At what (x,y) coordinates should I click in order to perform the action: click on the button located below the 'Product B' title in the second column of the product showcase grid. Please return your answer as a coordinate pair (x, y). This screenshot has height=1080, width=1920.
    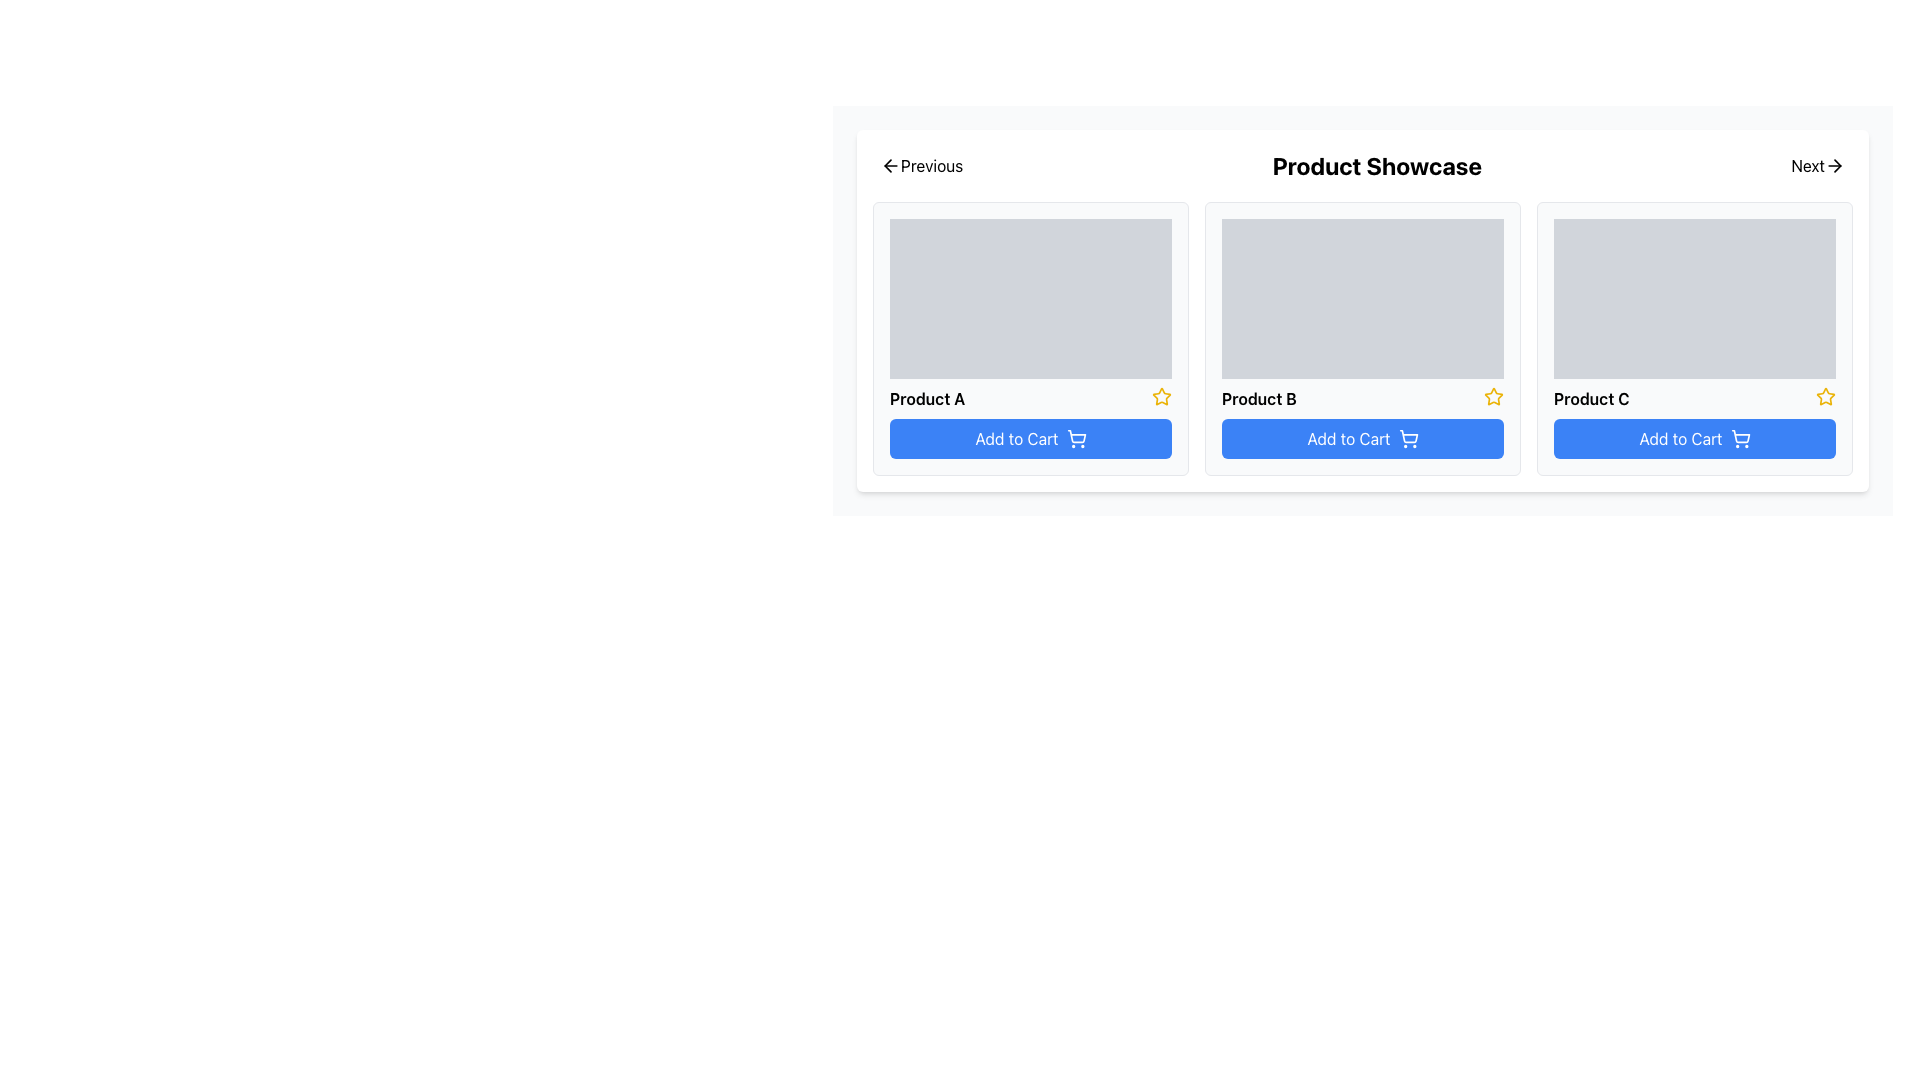
    Looking at the image, I should click on (1362, 438).